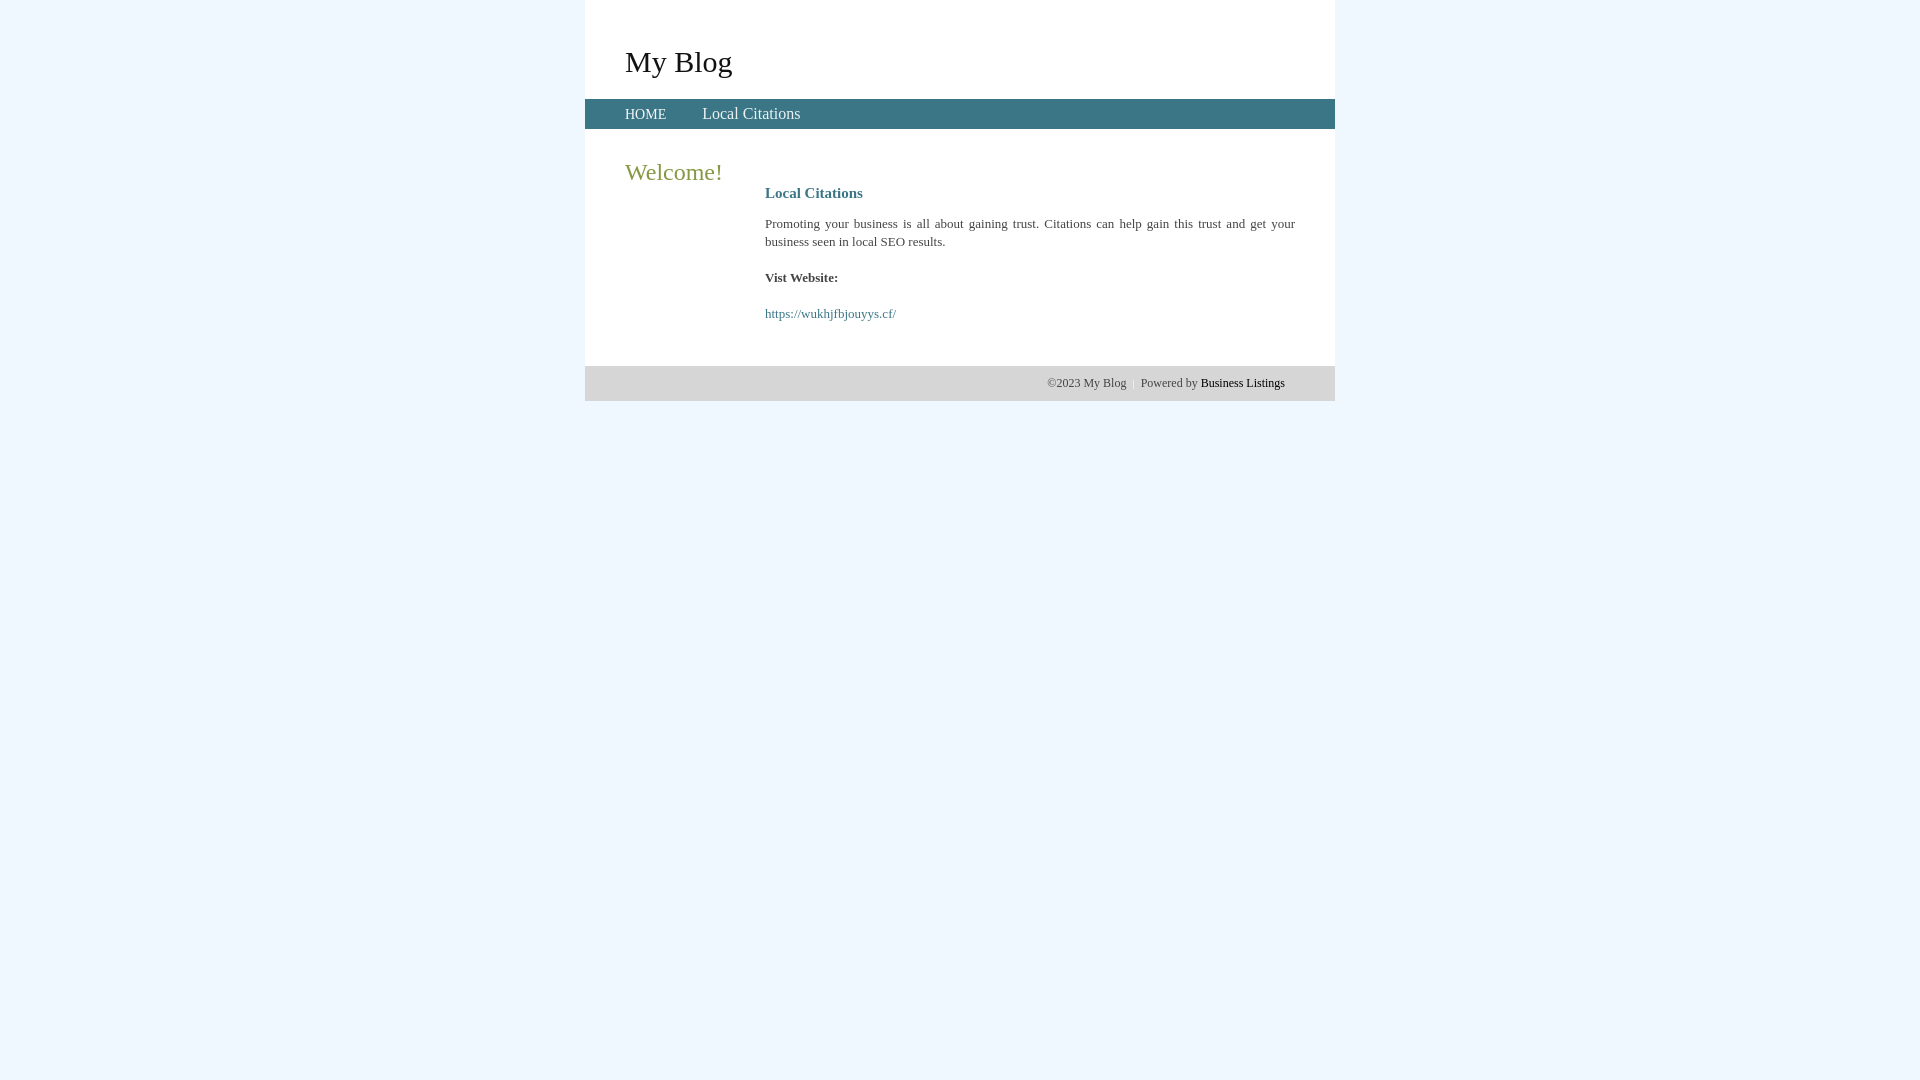  I want to click on 'HOME', so click(645, 114).